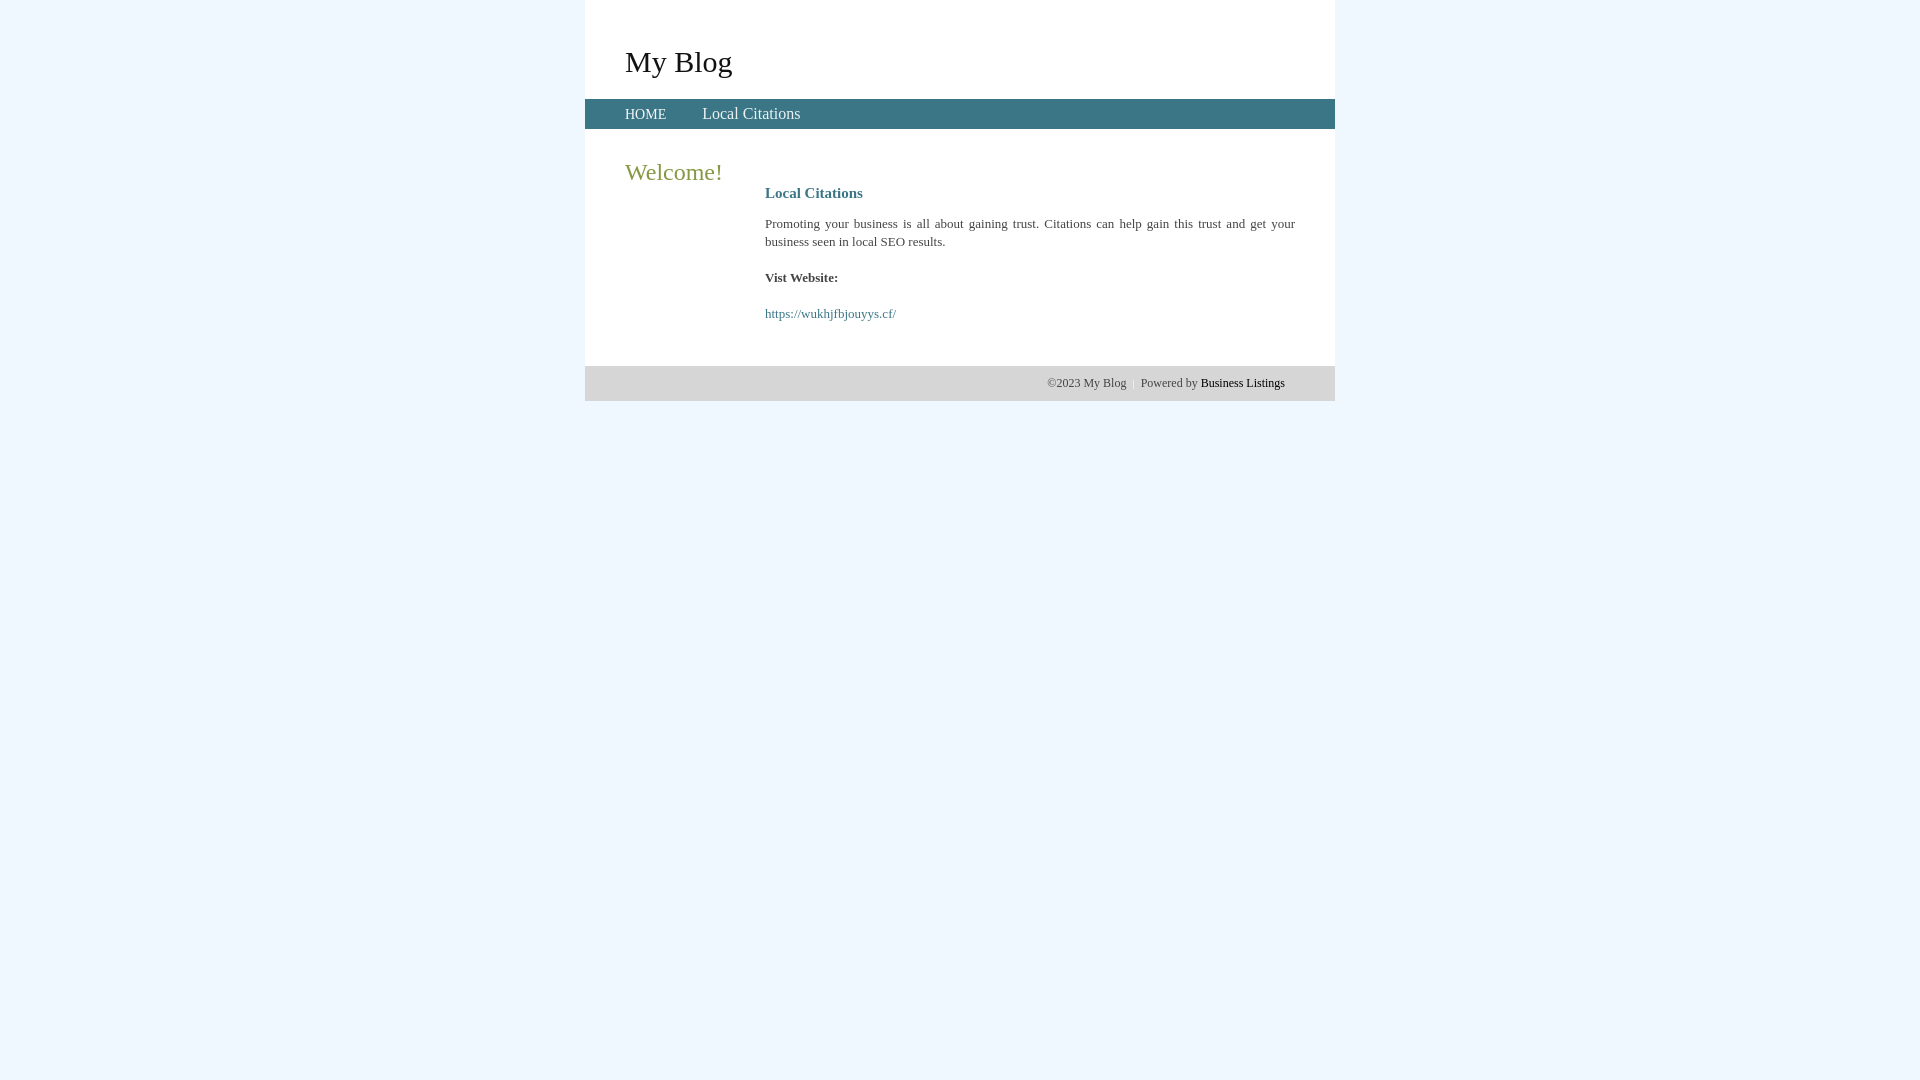  I want to click on 'HOME', so click(645, 114).